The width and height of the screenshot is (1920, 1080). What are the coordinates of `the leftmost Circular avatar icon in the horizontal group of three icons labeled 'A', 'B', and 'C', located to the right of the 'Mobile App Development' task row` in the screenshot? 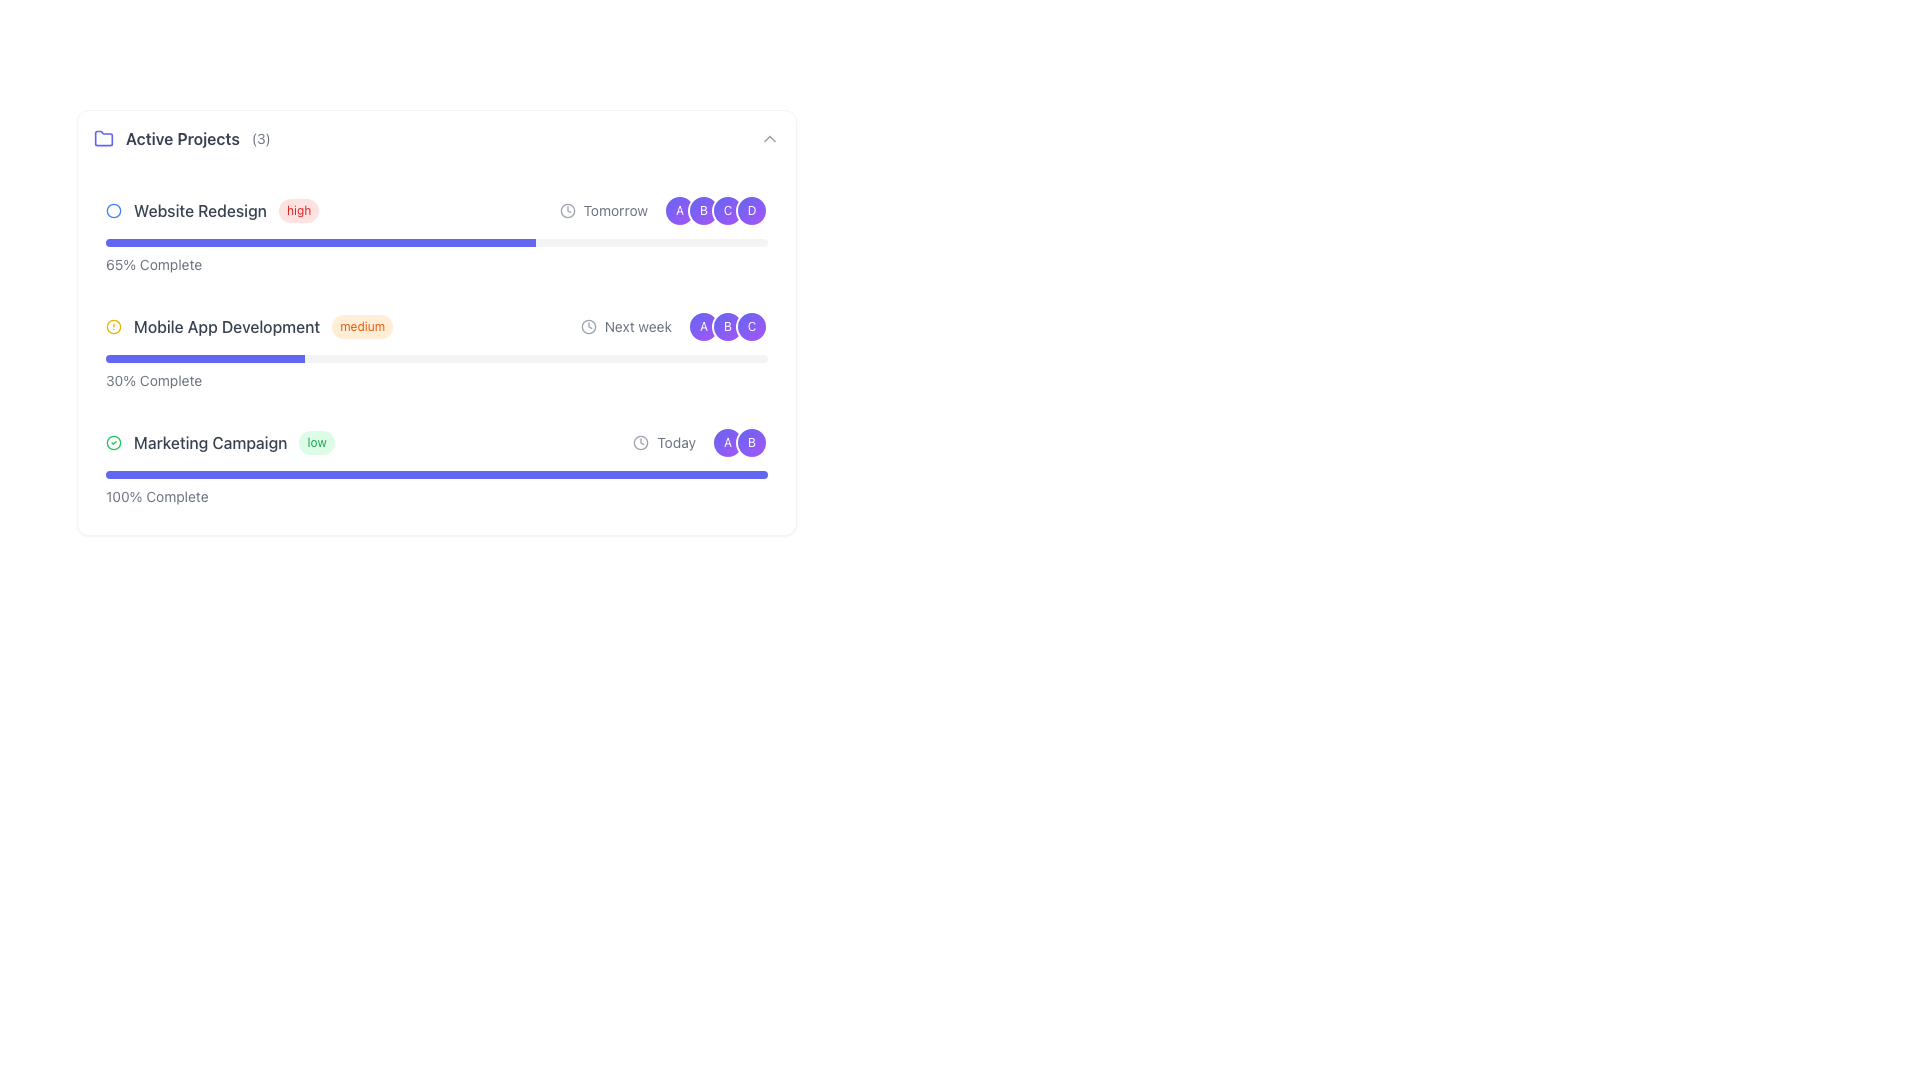 It's located at (704, 326).